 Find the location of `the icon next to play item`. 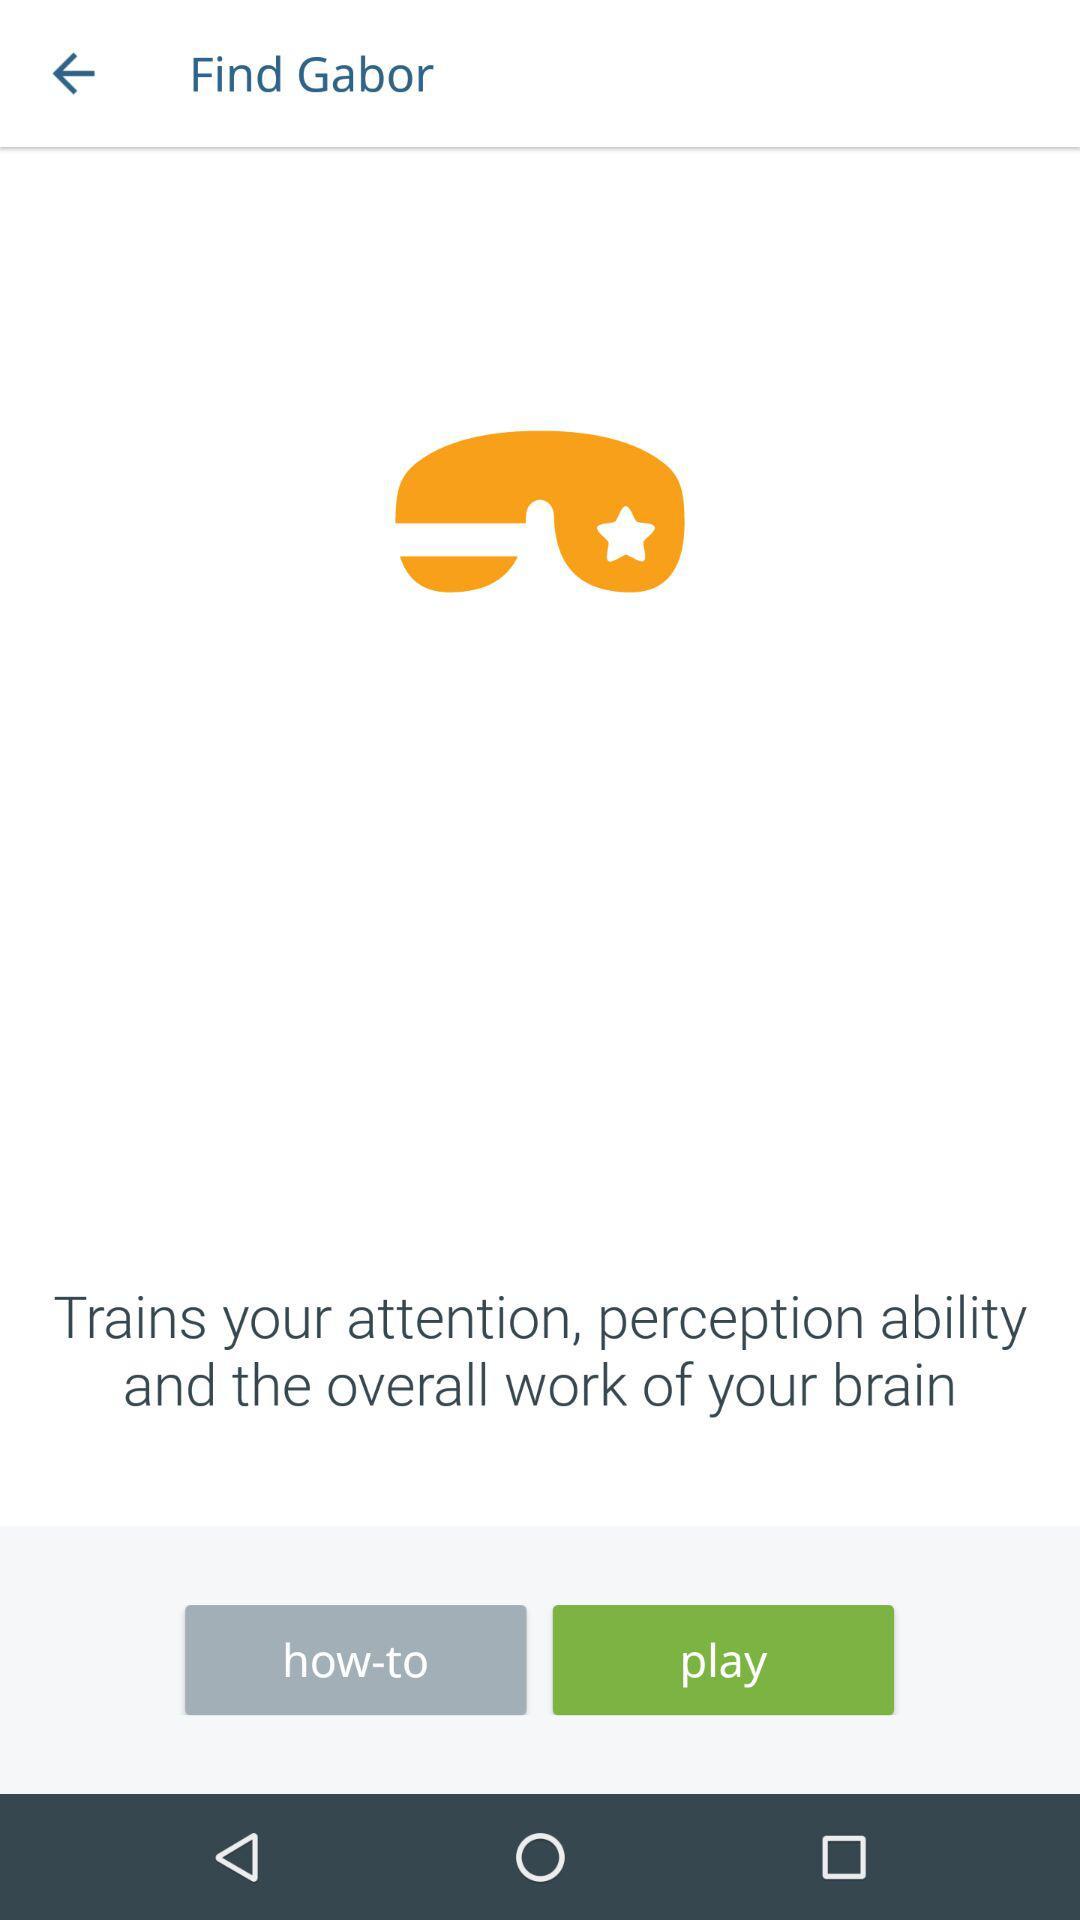

the icon next to play item is located at coordinates (354, 1660).